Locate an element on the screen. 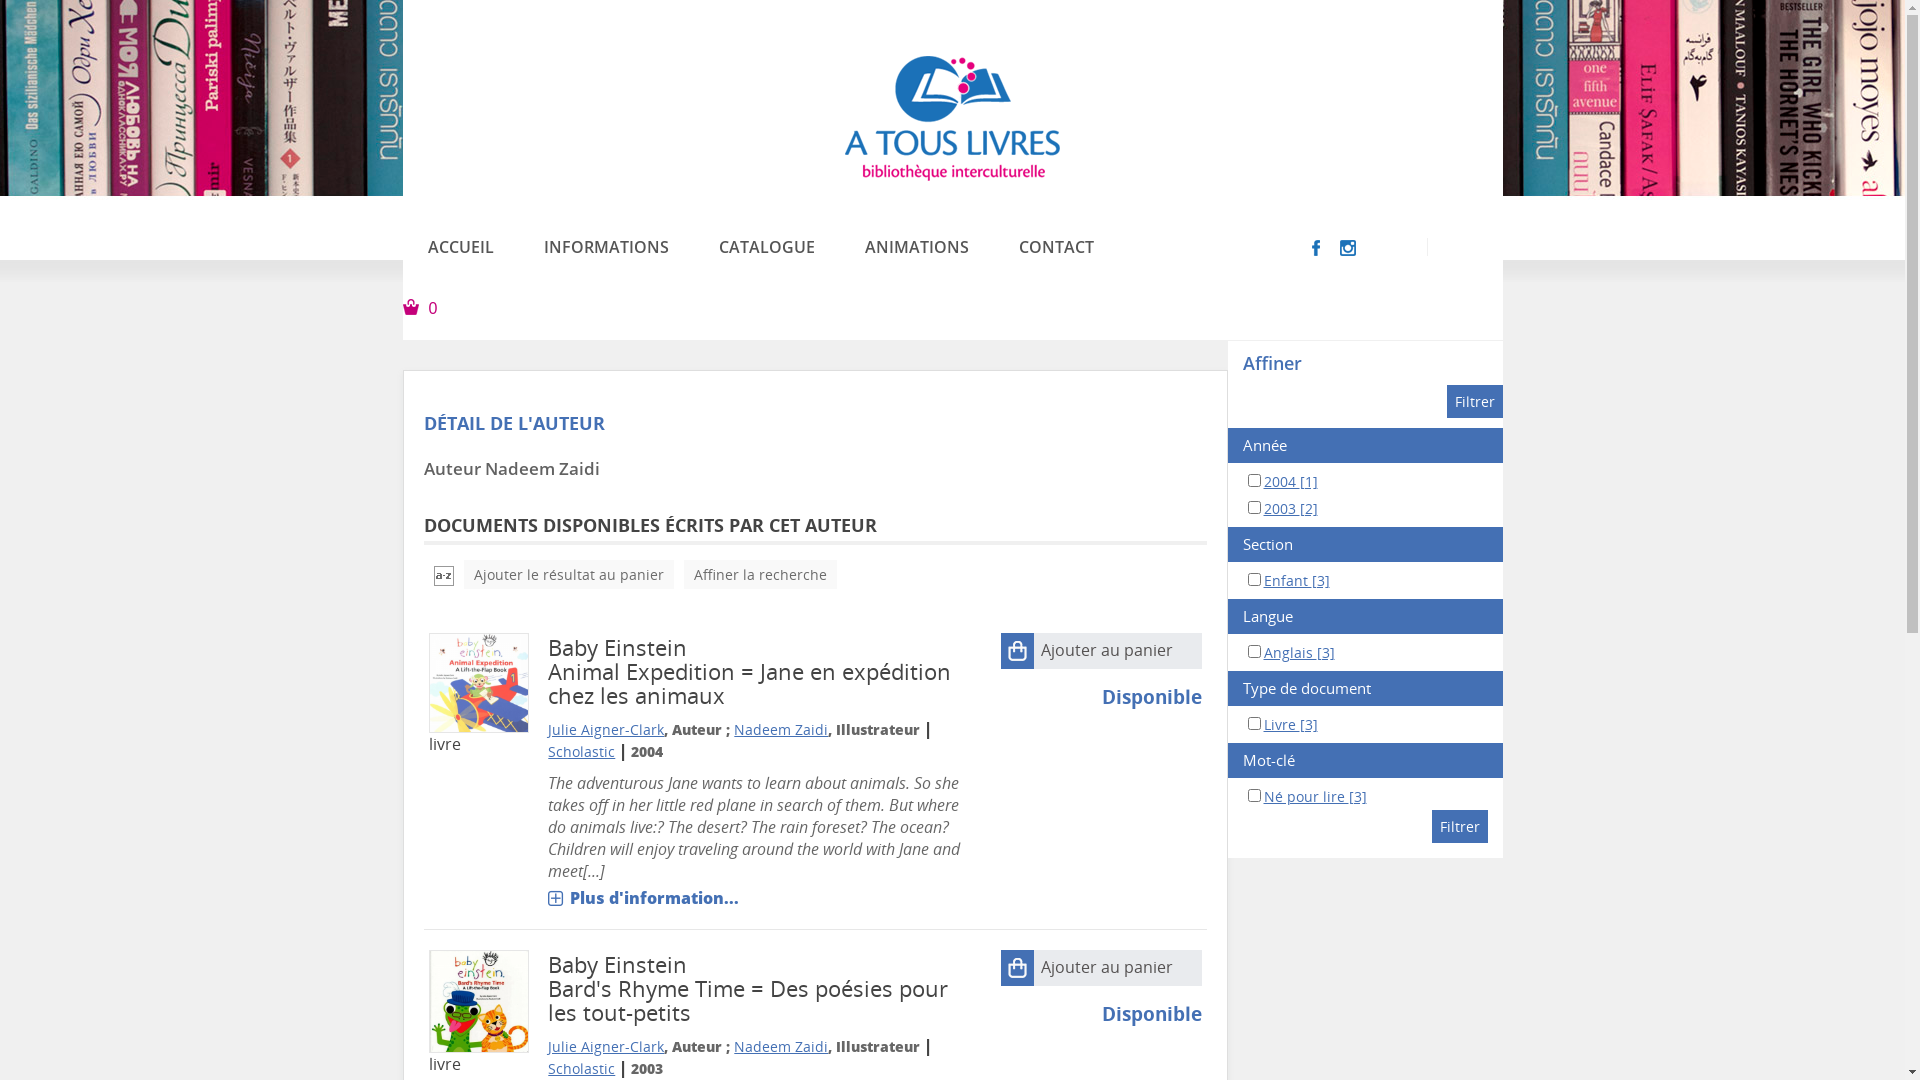 Image resolution: width=1920 pixels, height=1080 pixels. 'CATALOGUE' is located at coordinates (694, 245).